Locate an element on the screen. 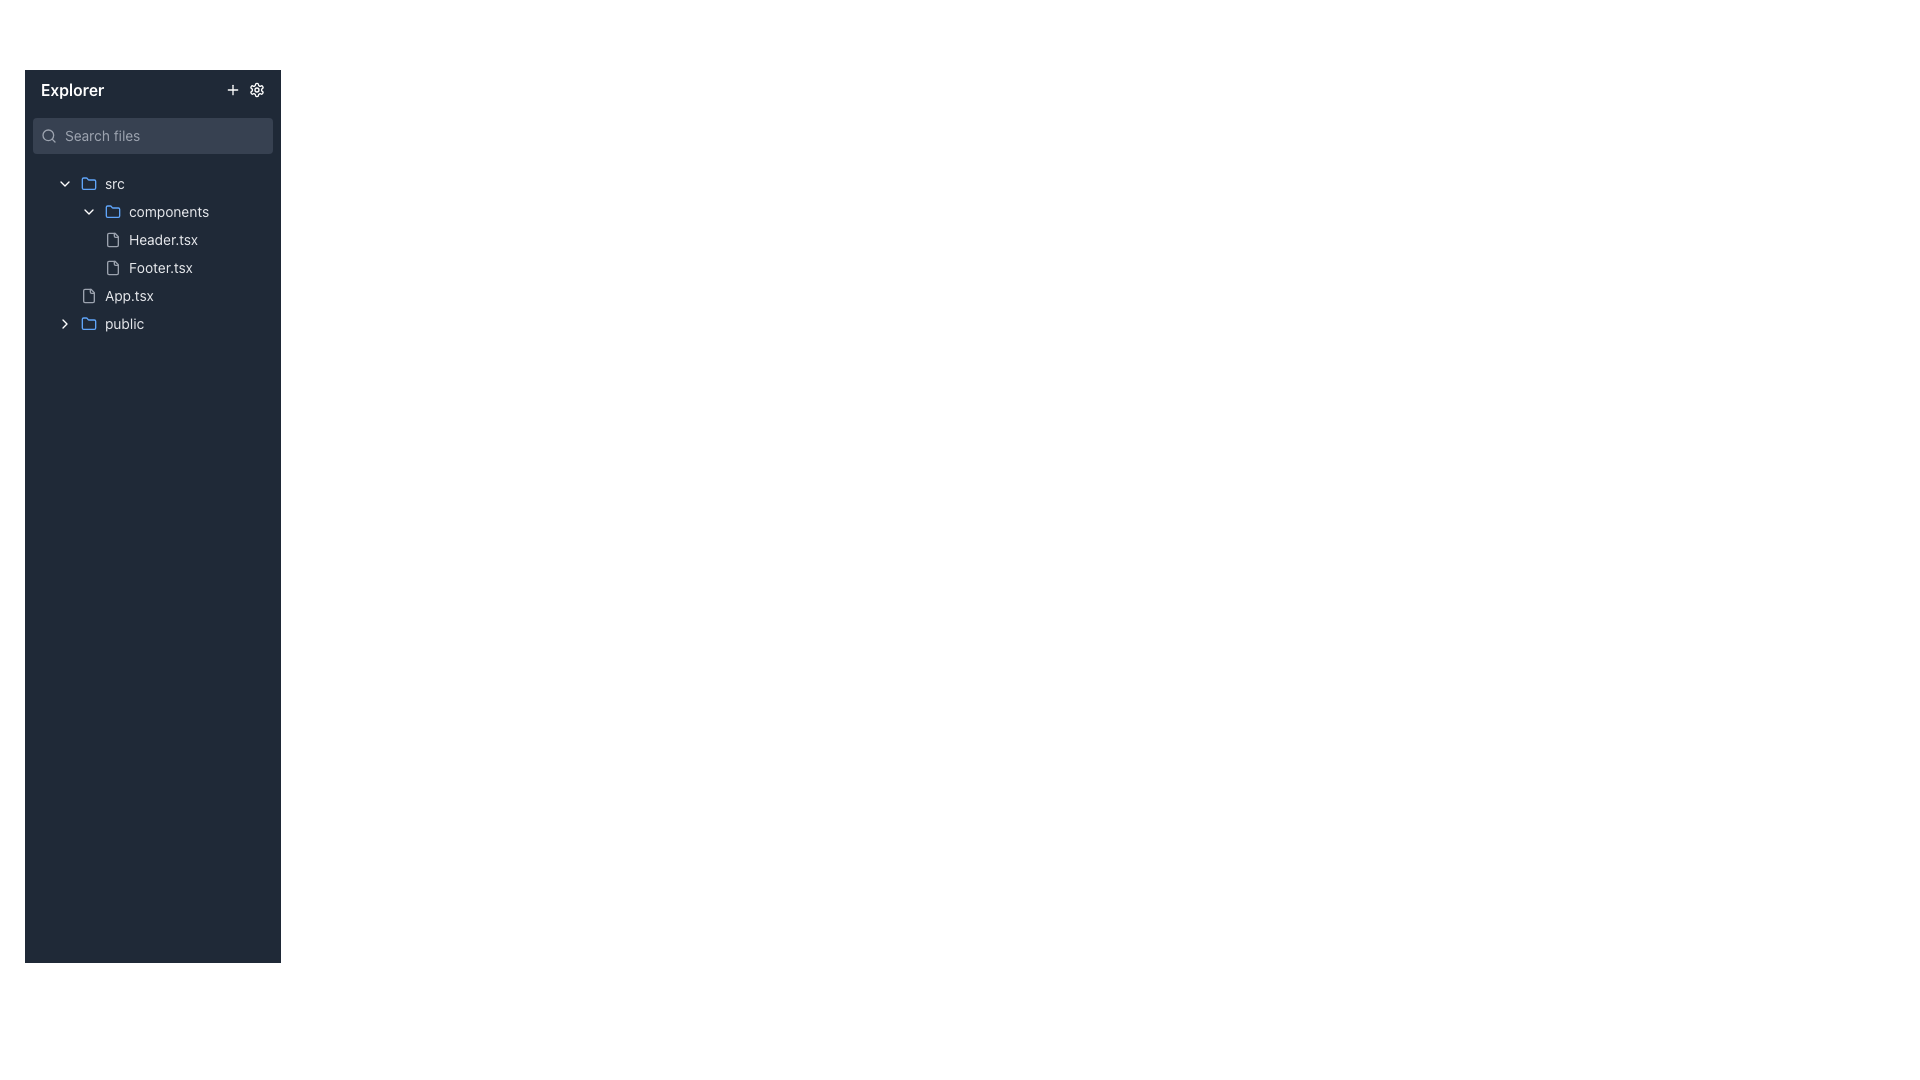  the file item labeled 'App.tsx' in the file explorer is located at coordinates (172, 296).